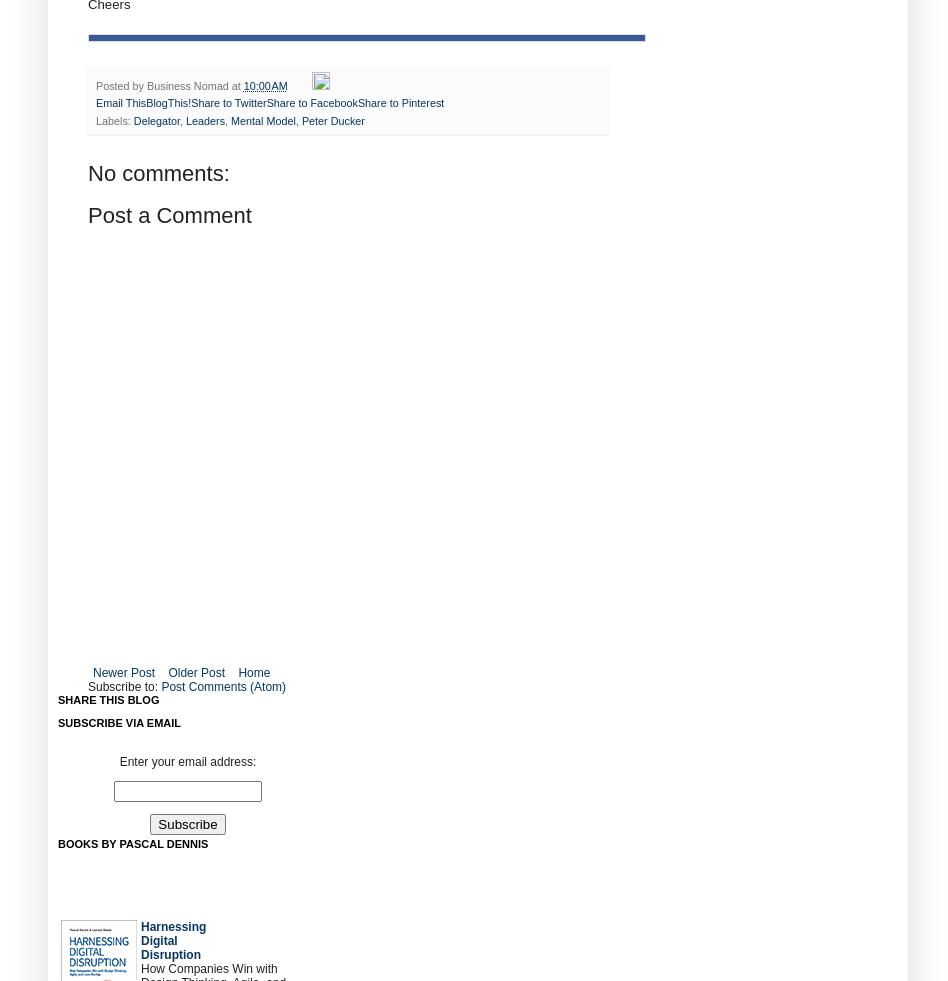 Image resolution: width=948 pixels, height=981 pixels. What do you see at coordinates (108, 700) in the screenshot?
I see `'Share this blog'` at bounding box center [108, 700].